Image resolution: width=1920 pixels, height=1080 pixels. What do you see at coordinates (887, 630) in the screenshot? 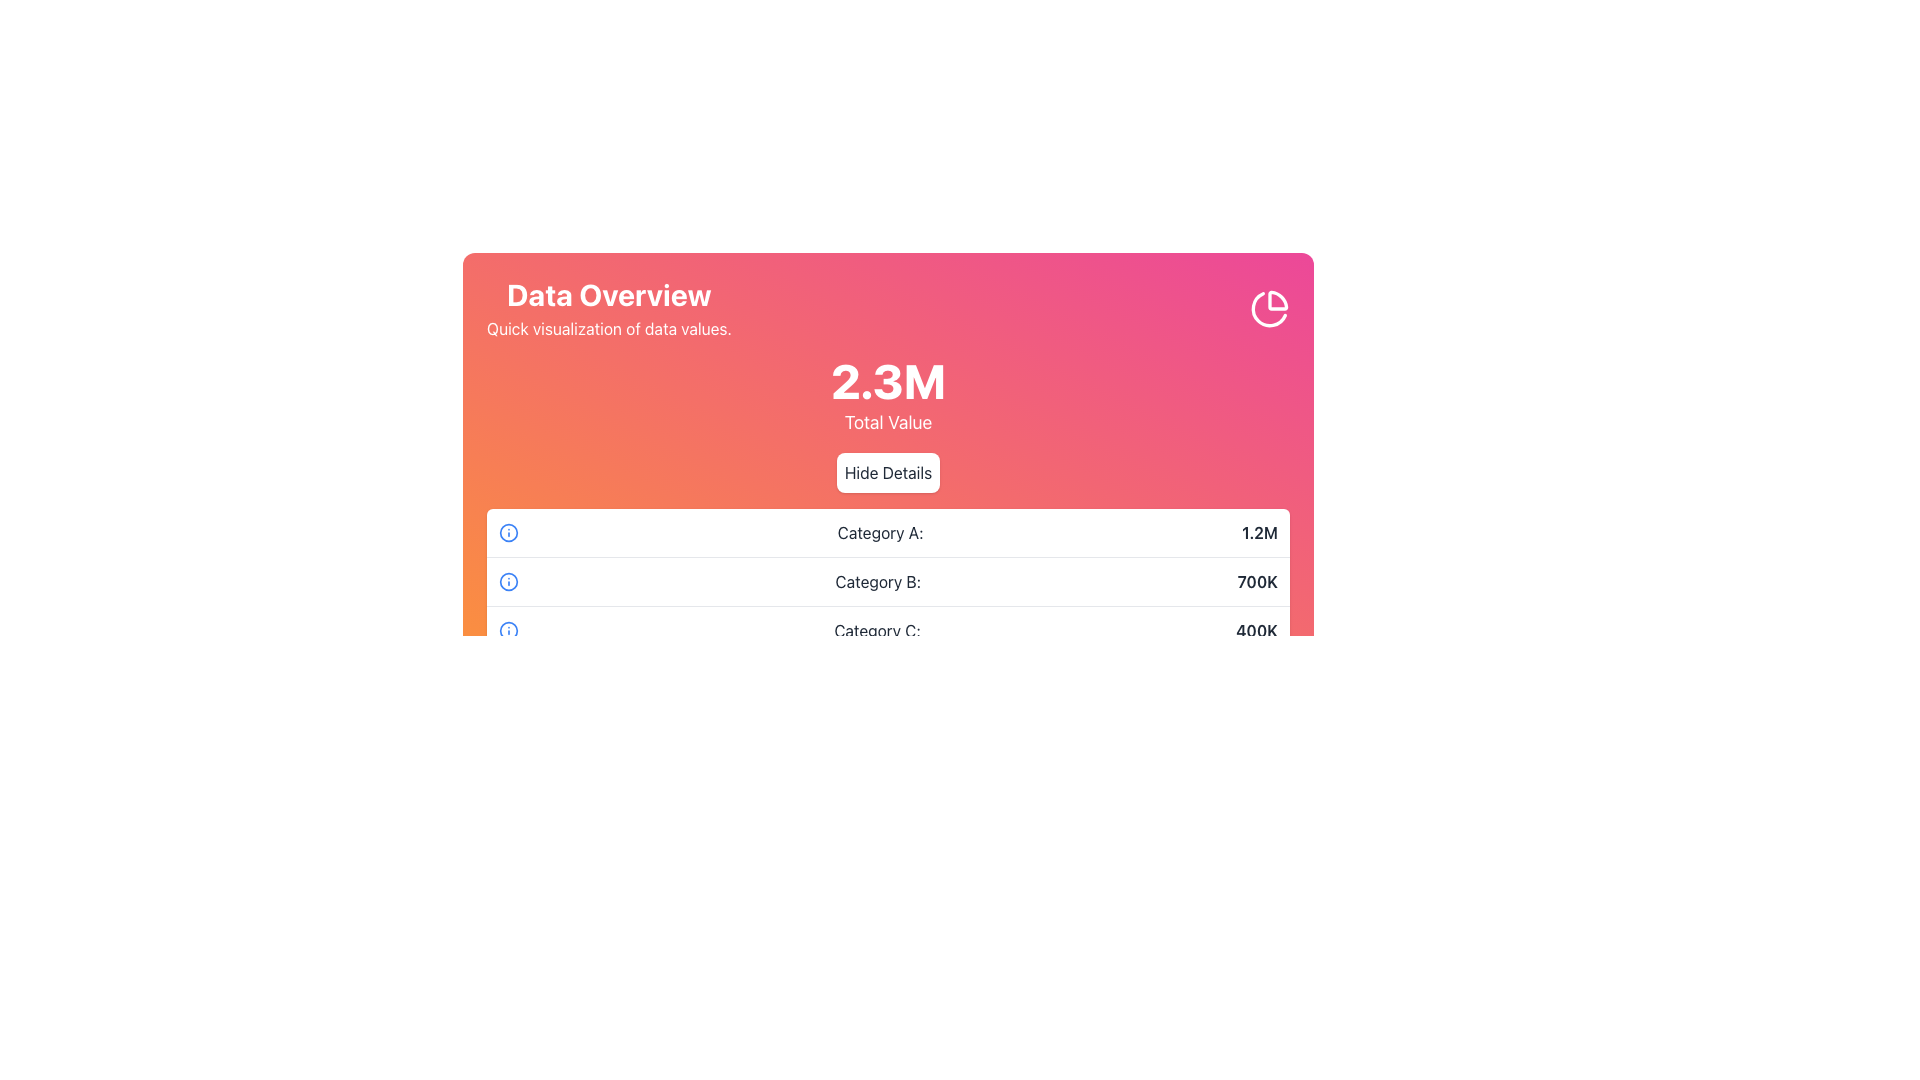
I see `the third and last row of the table that presents the total count or value of 'Category C', positioned below 'Category B: 700K'` at bounding box center [887, 630].